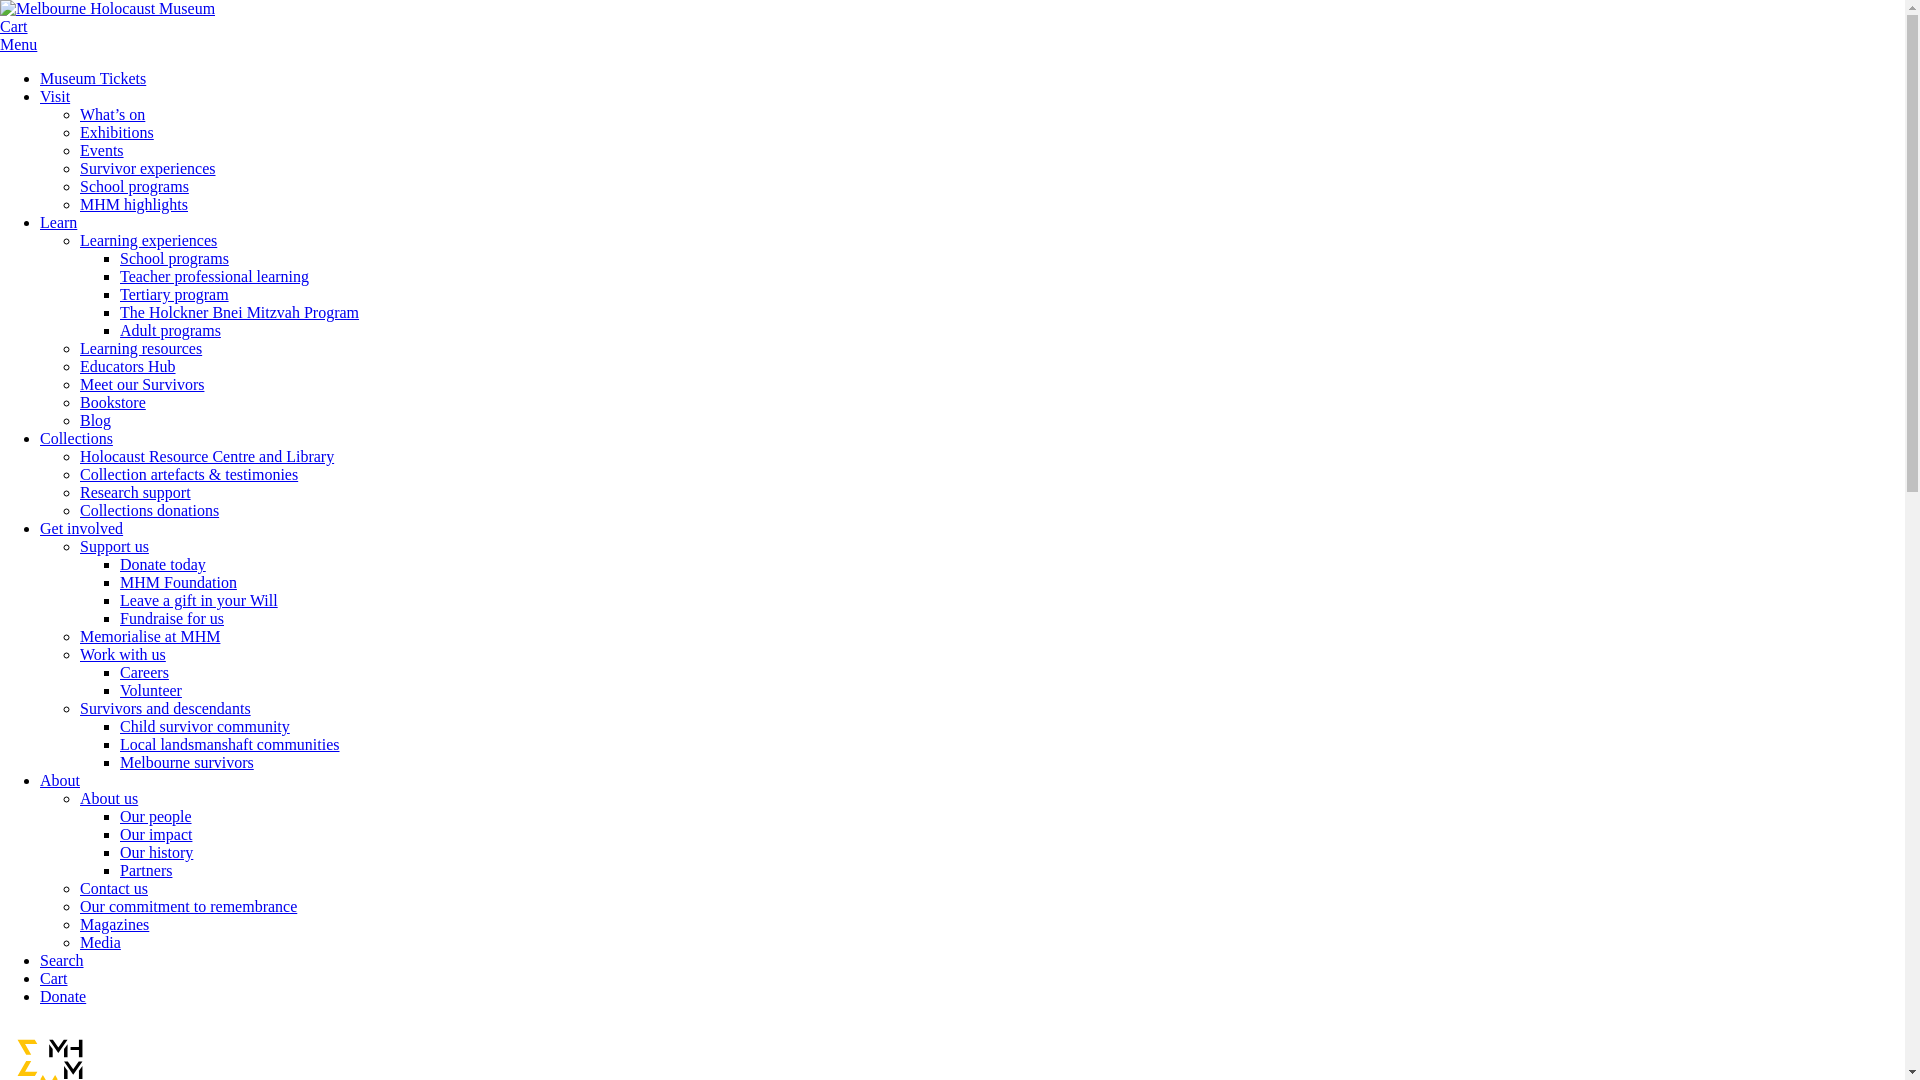  I want to click on 'Menu', so click(18, 44).